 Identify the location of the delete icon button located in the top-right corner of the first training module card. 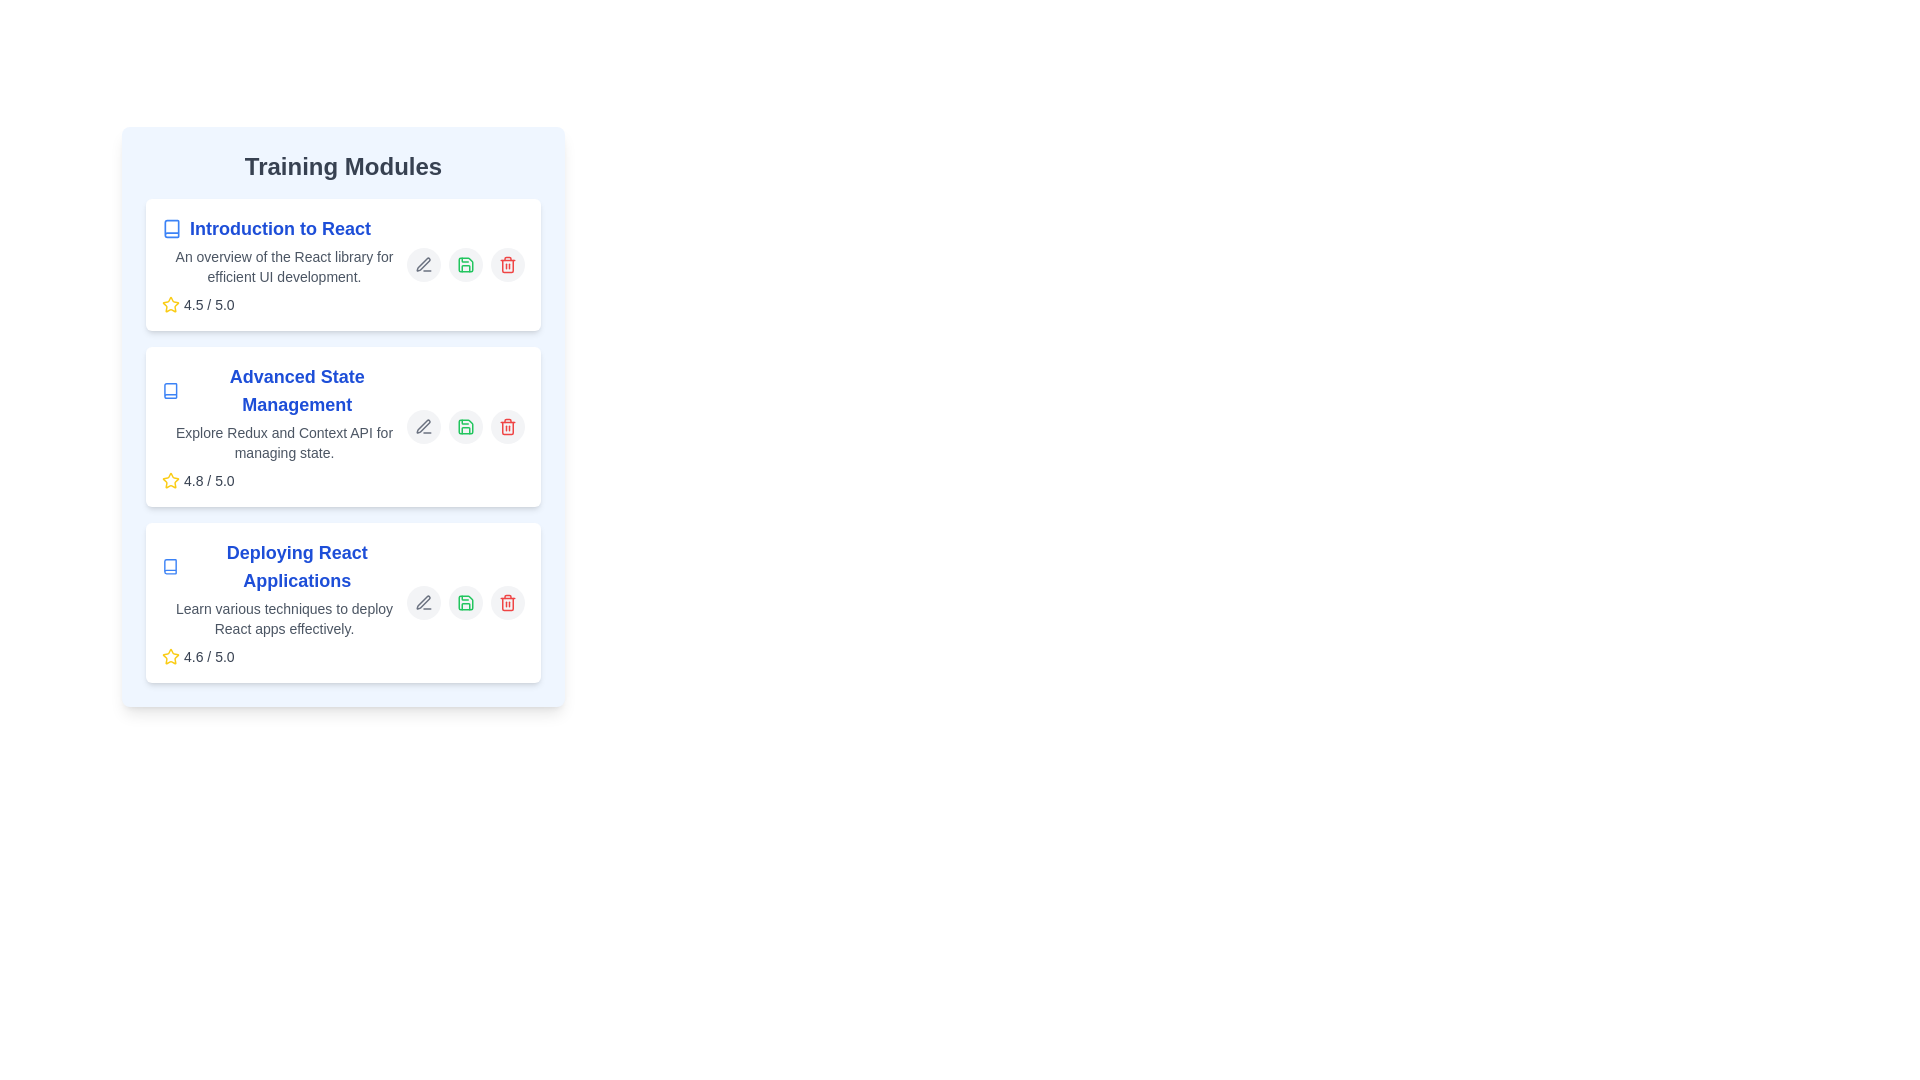
(508, 264).